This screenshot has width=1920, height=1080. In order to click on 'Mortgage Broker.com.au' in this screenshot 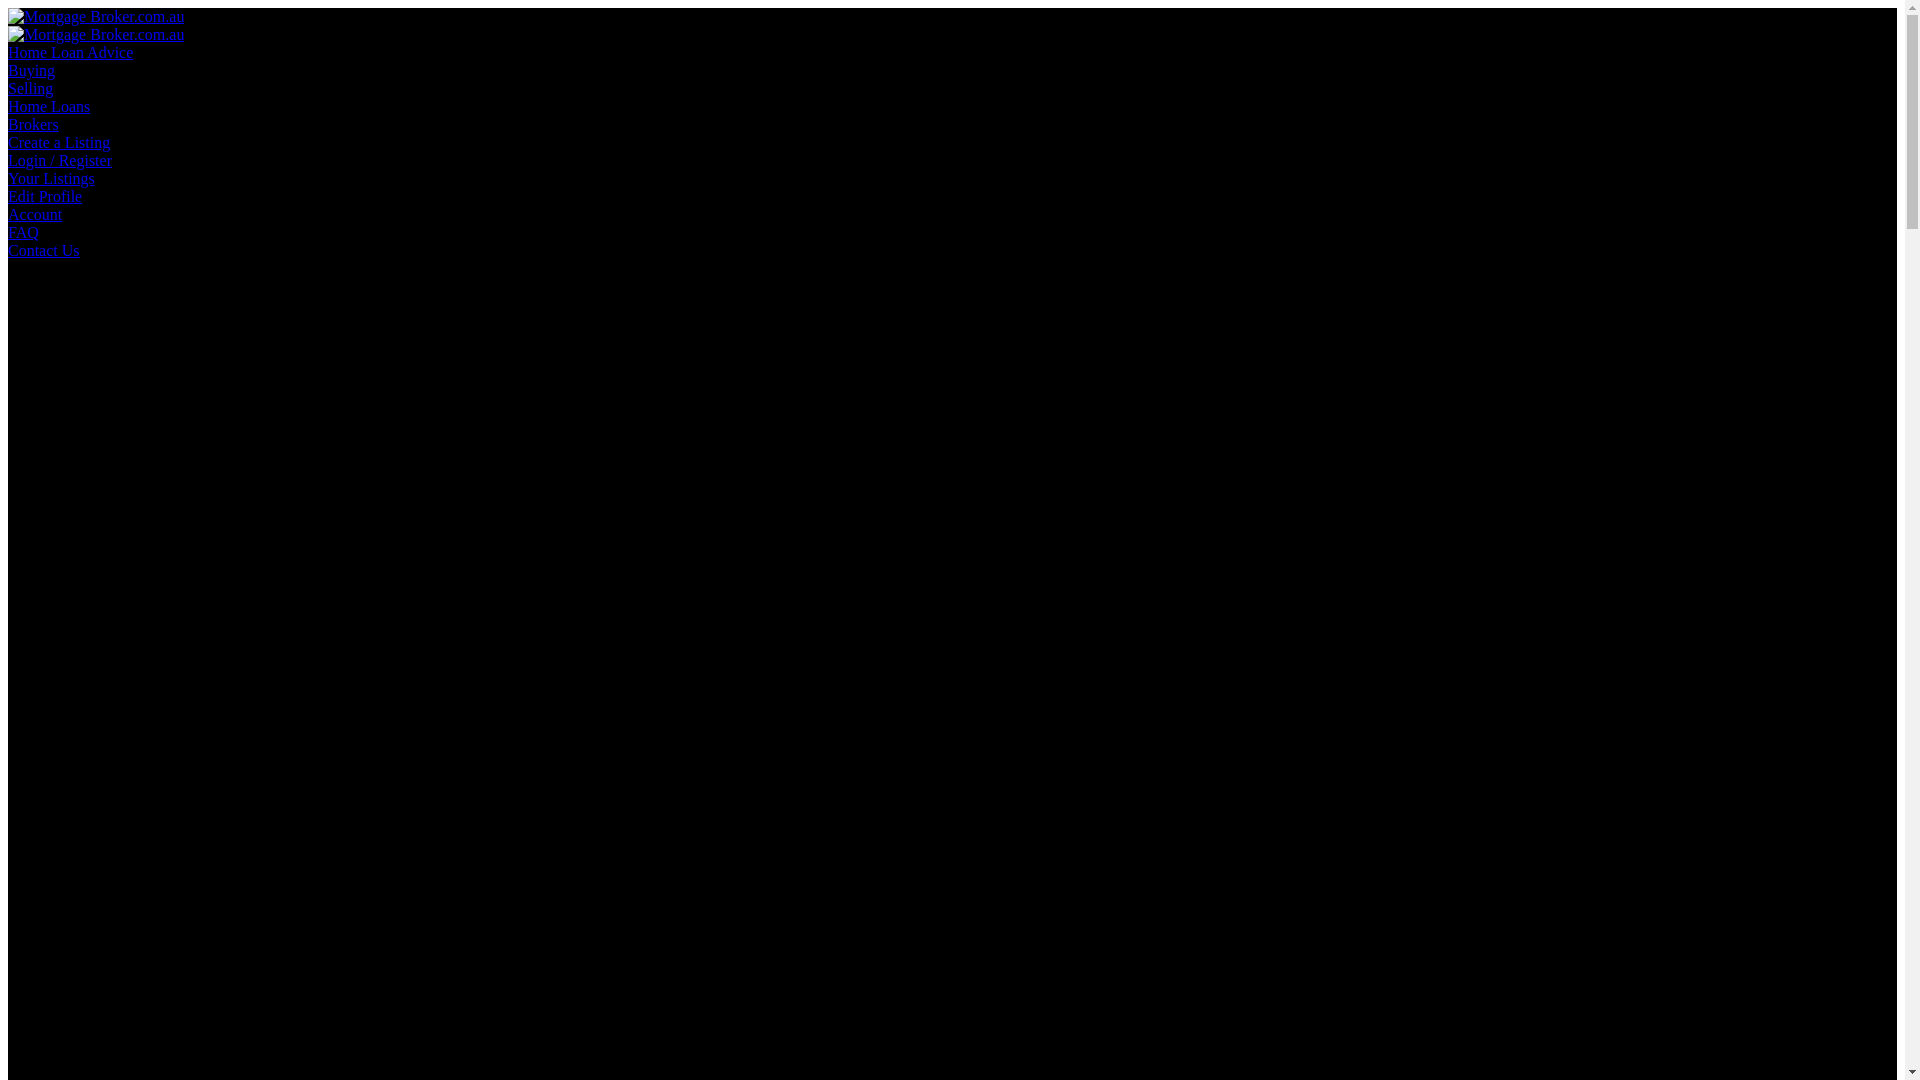, I will do `click(95, 16)`.